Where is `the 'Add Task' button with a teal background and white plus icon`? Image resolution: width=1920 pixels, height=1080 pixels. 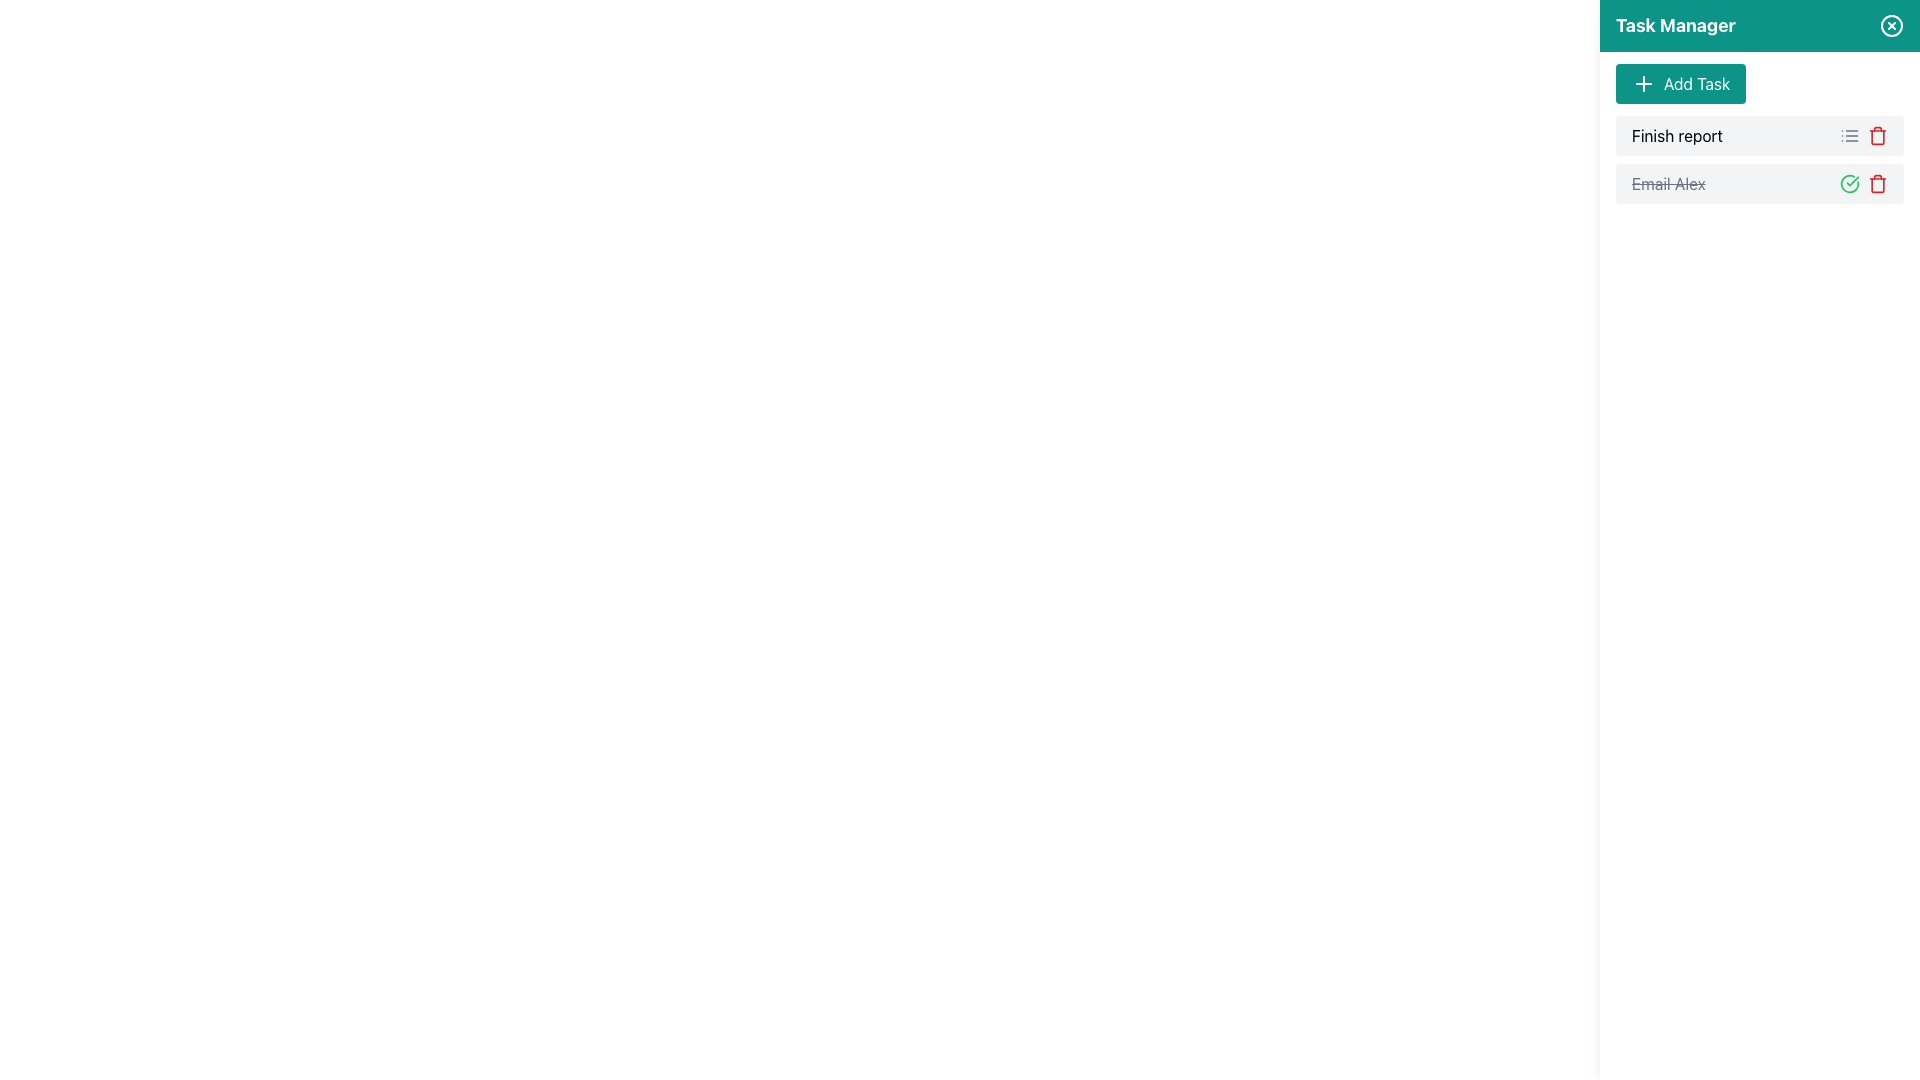 the 'Add Task' button with a teal background and white plus icon is located at coordinates (1680, 83).